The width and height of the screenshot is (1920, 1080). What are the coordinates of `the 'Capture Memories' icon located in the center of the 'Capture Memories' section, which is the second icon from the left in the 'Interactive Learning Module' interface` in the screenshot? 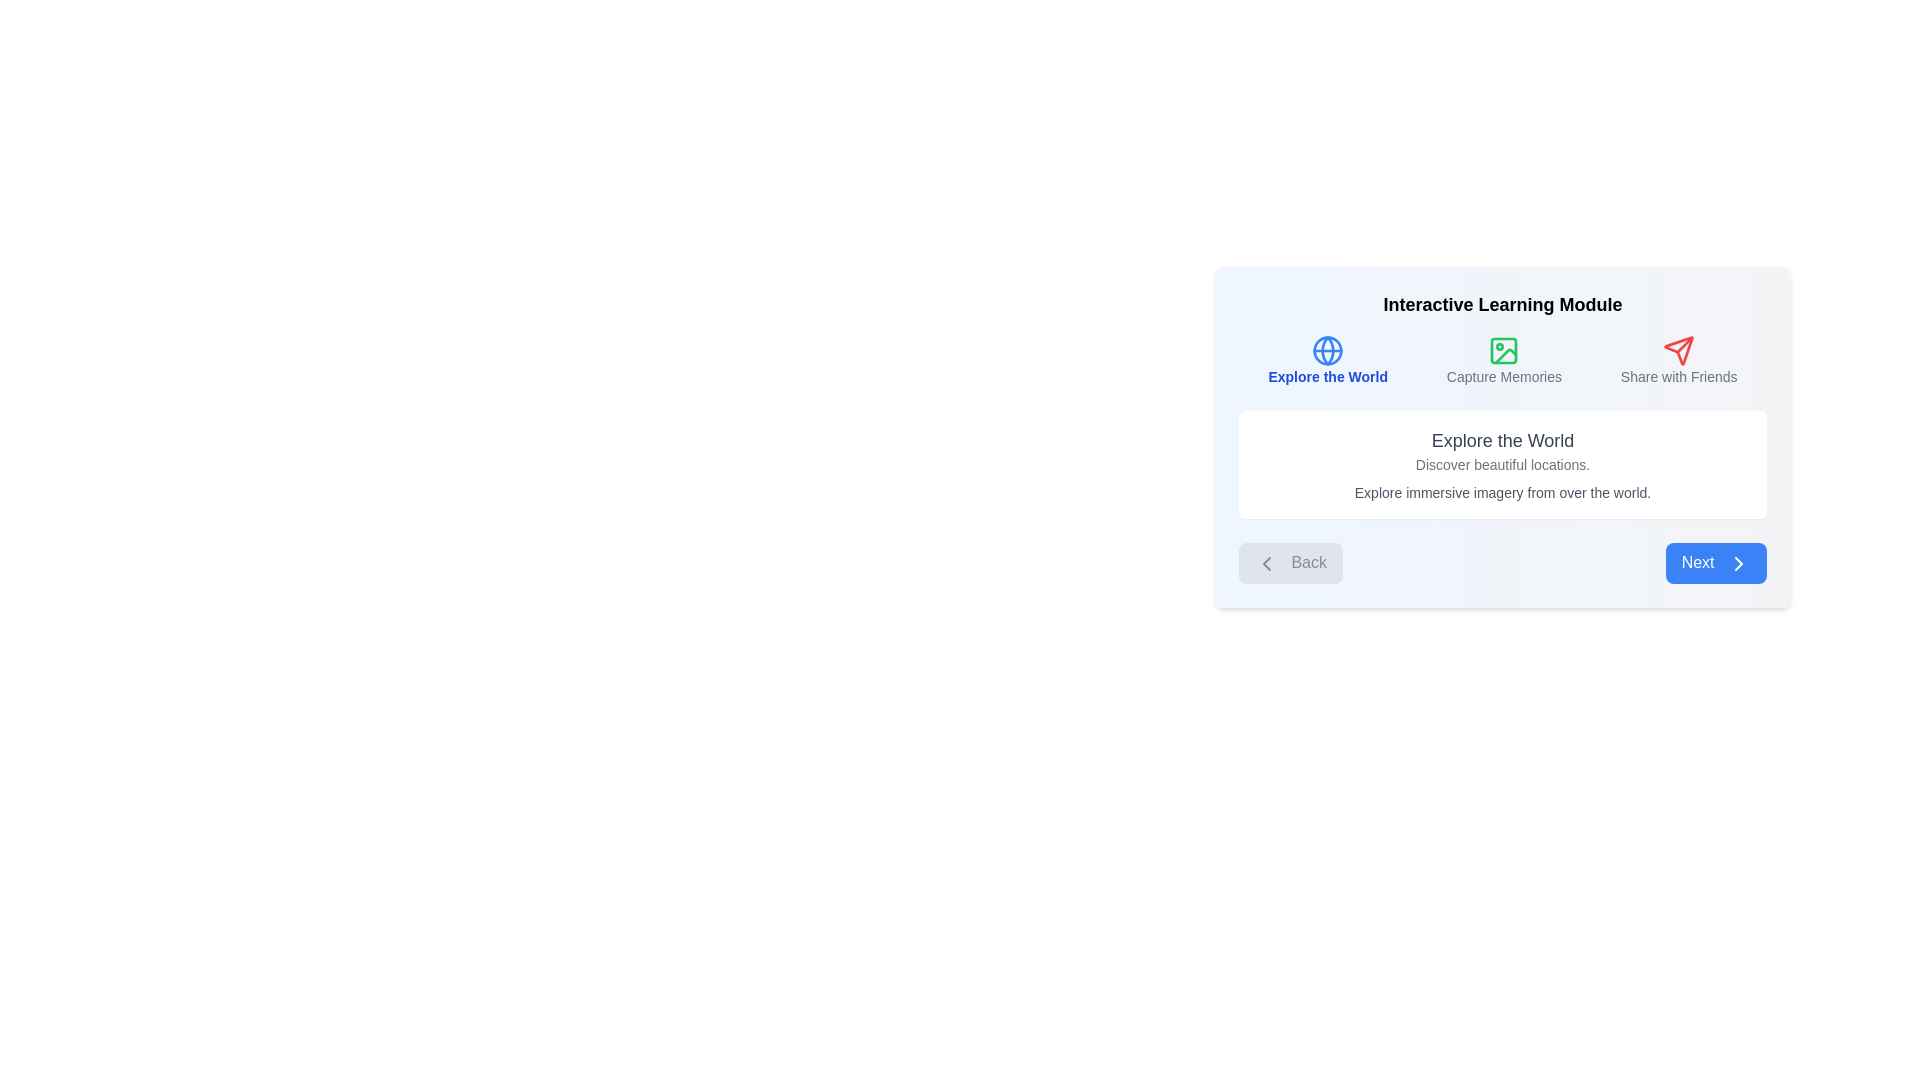 It's located at (1504, 350).